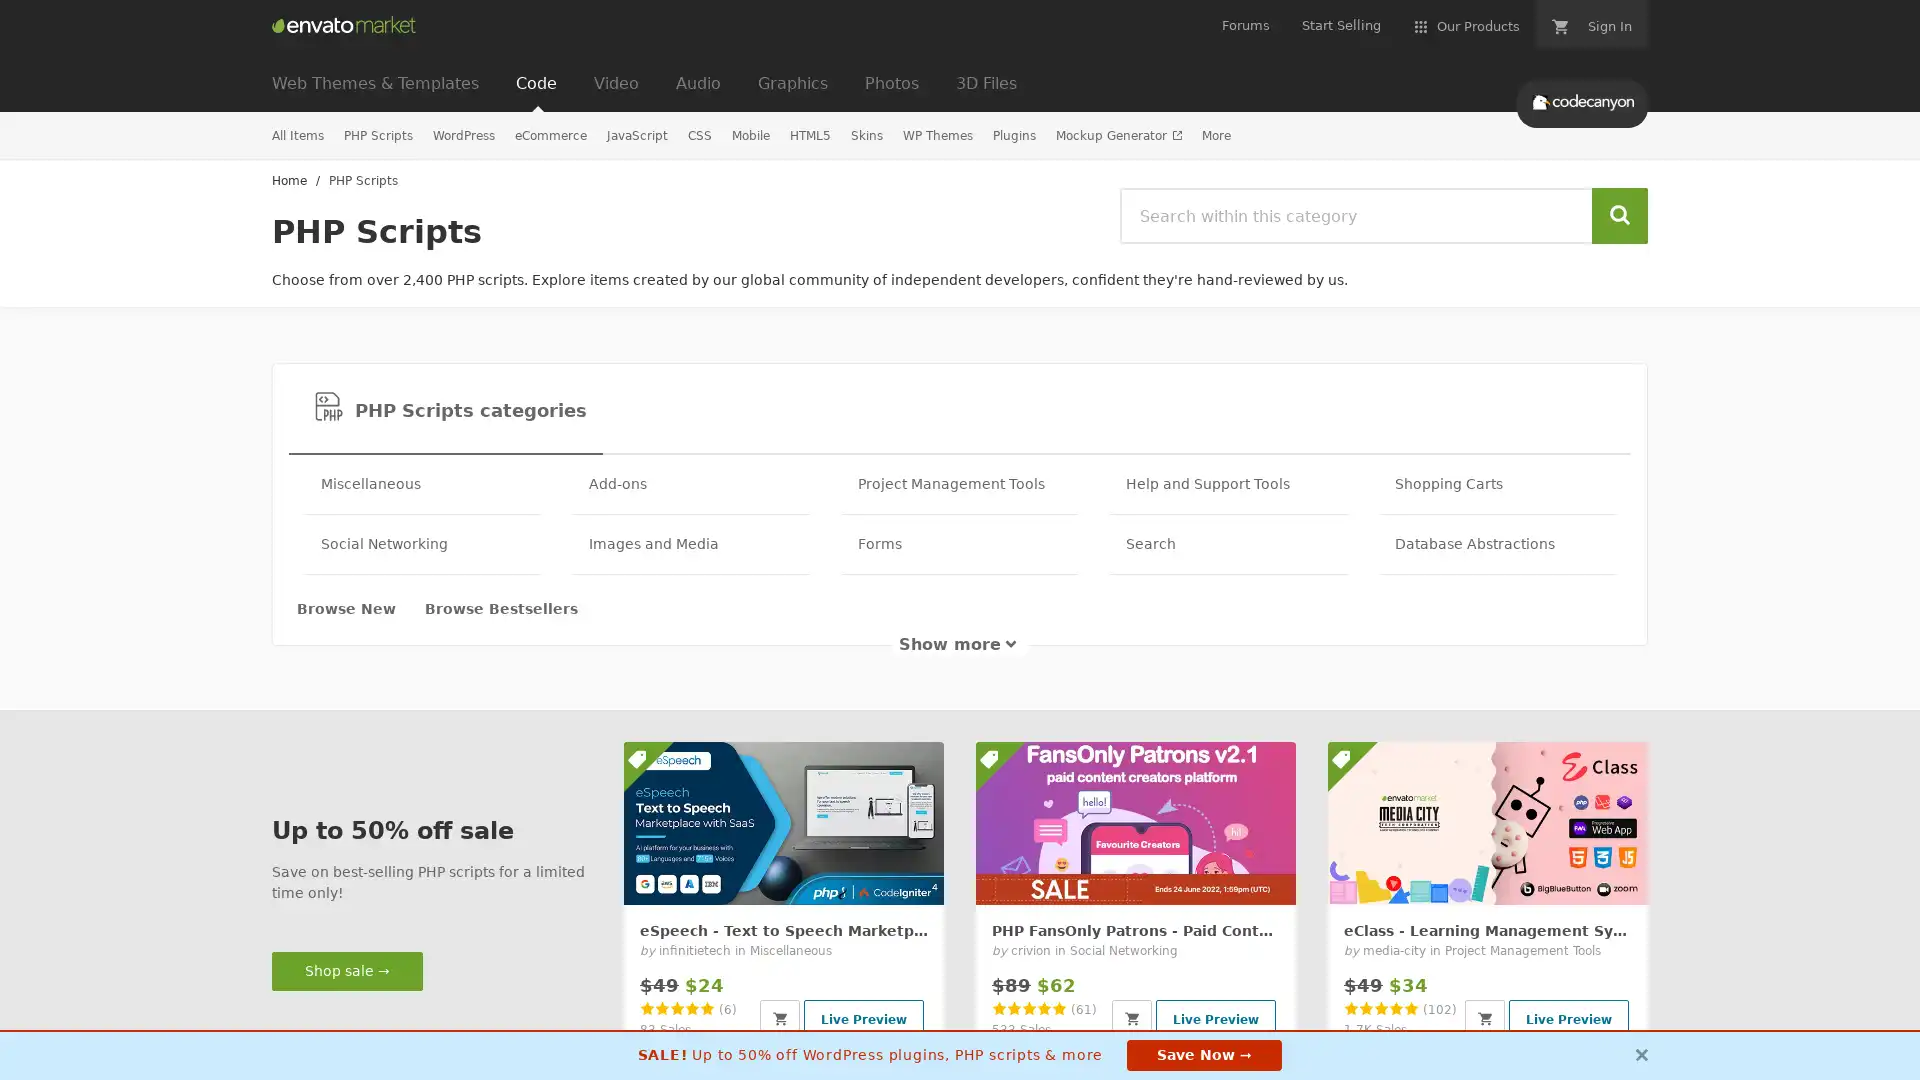  What do you see at coordinates (1622, 875) in the screenshot?
I see `Add to Favorites` at bounding box center [1622, 875].